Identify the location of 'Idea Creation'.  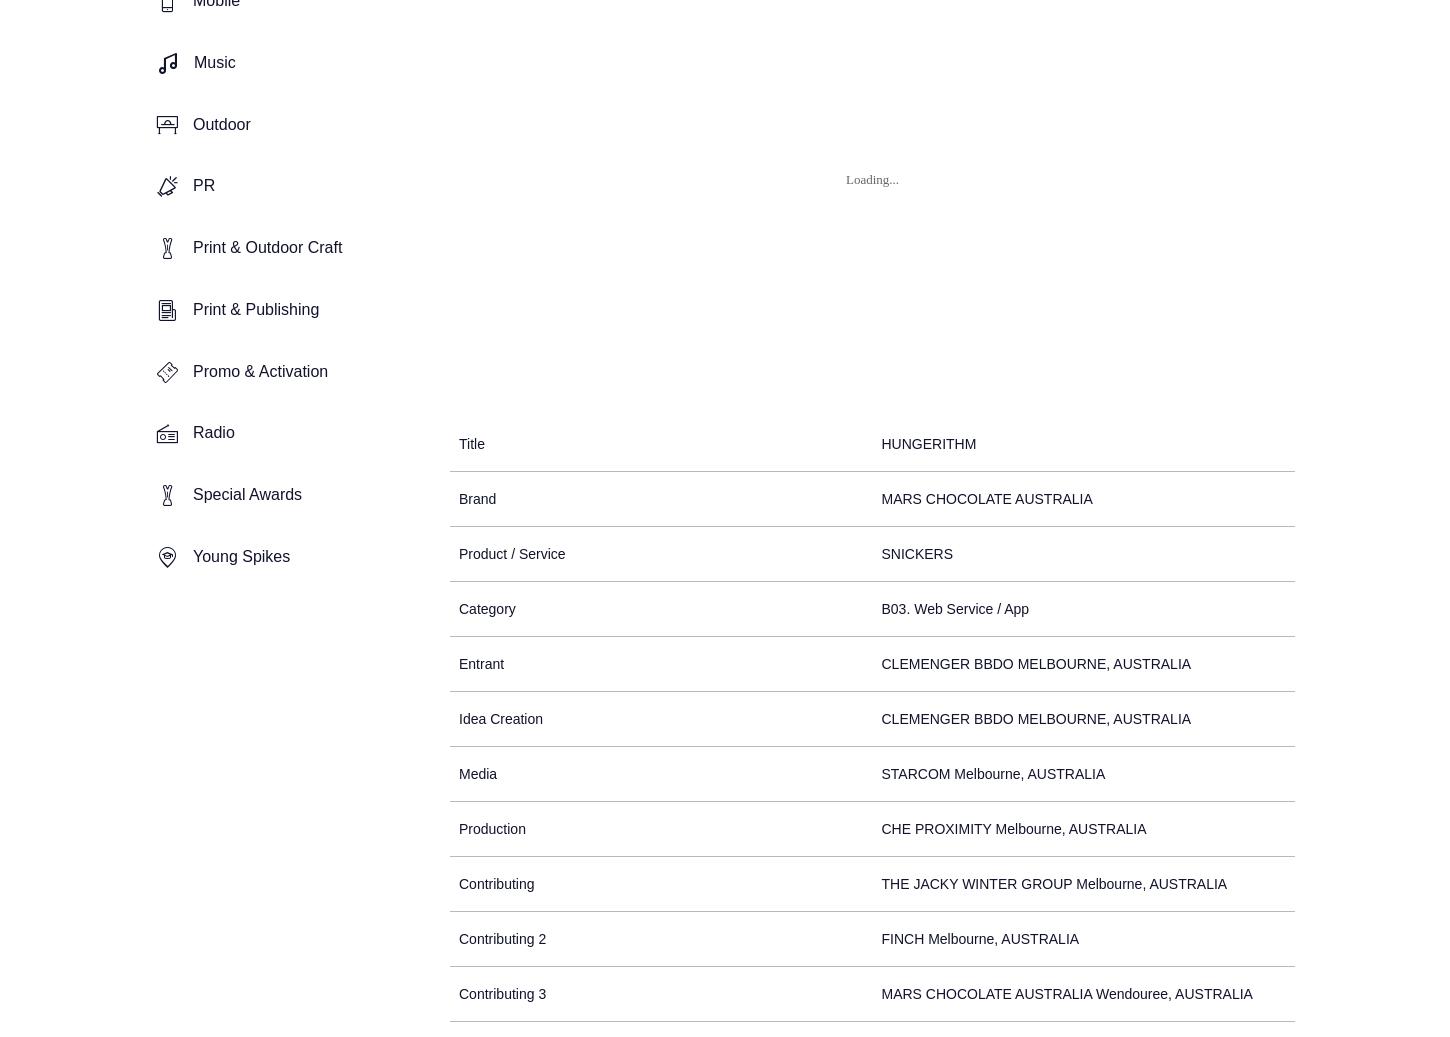
(500, 718).